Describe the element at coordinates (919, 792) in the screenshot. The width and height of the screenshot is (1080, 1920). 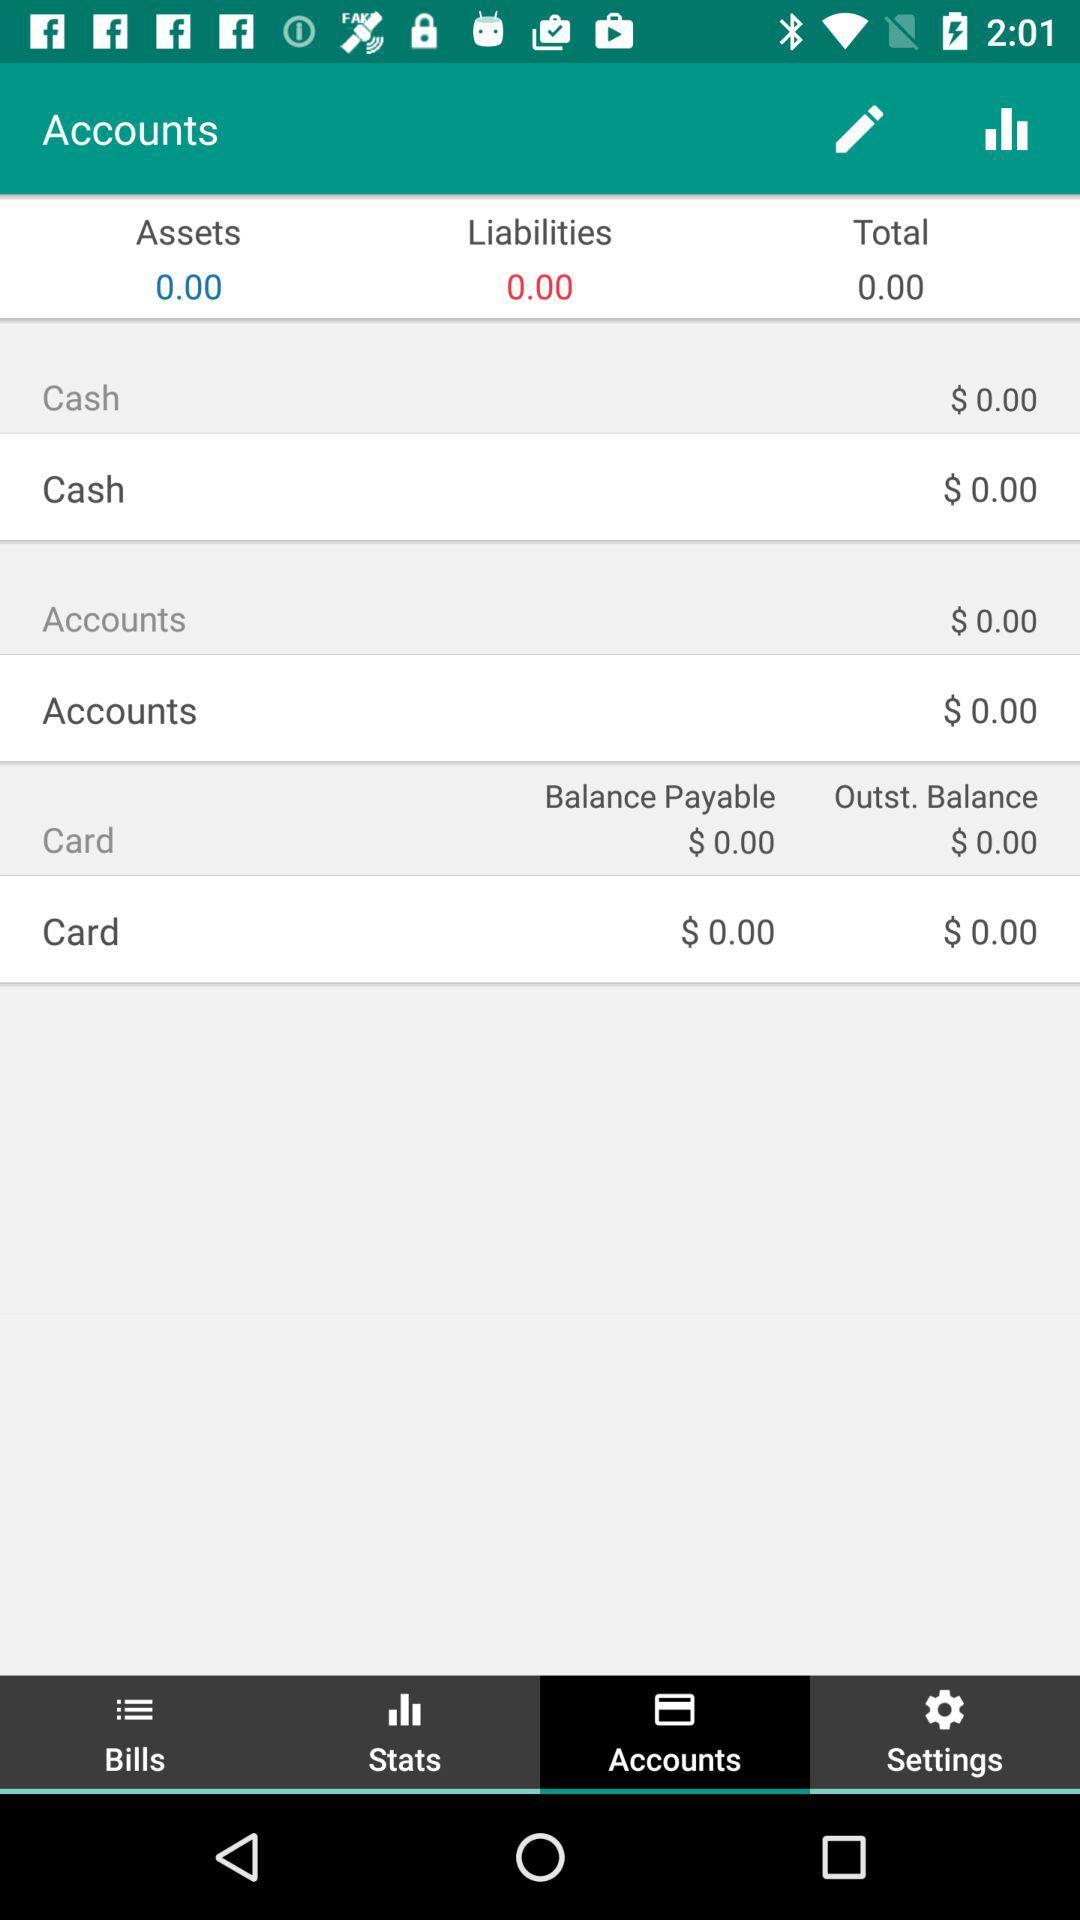
I see `the item below $ 0.00` at that location.